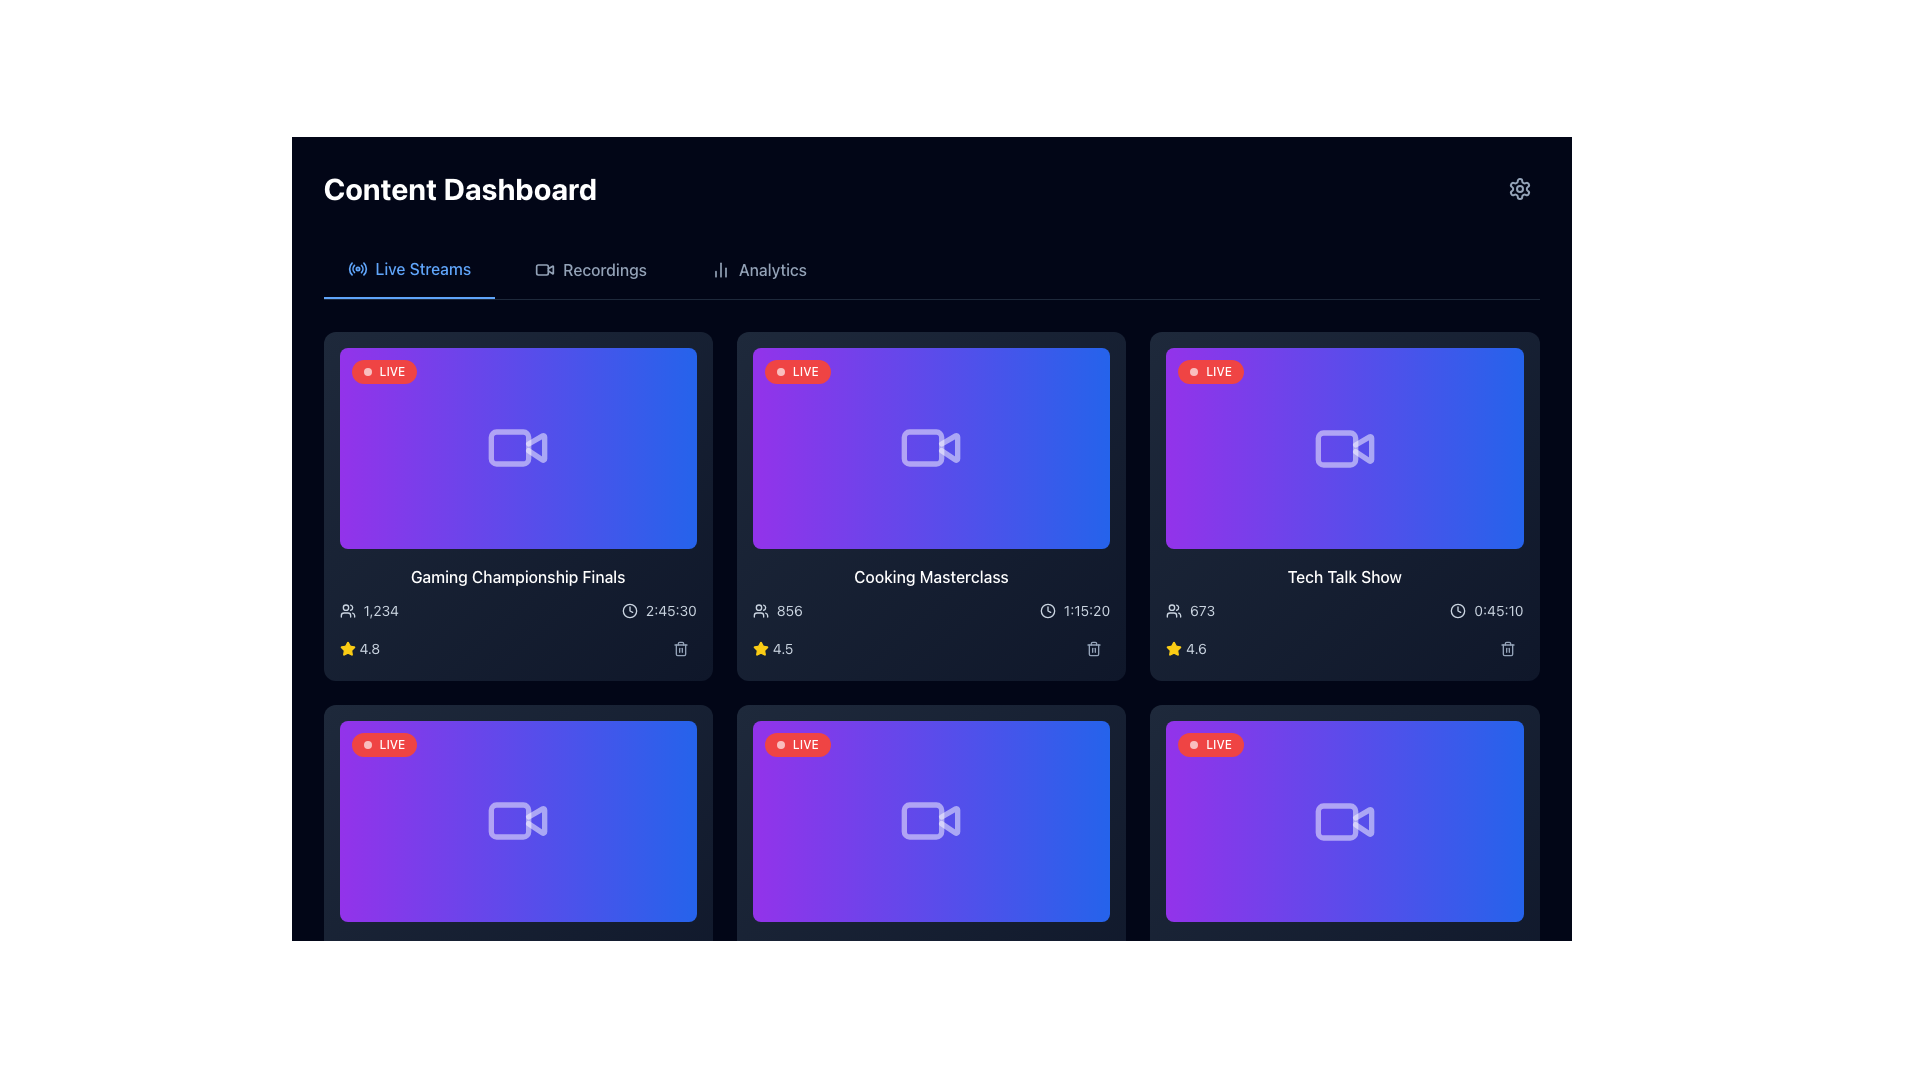 The image size is (1920, 1080). What do you see at coordinates (545, 270) in the screenshot?
I see `video camera icon located in the navigation bar near the 'Recordings' text using developer tools` at bounding box center [545, 270].